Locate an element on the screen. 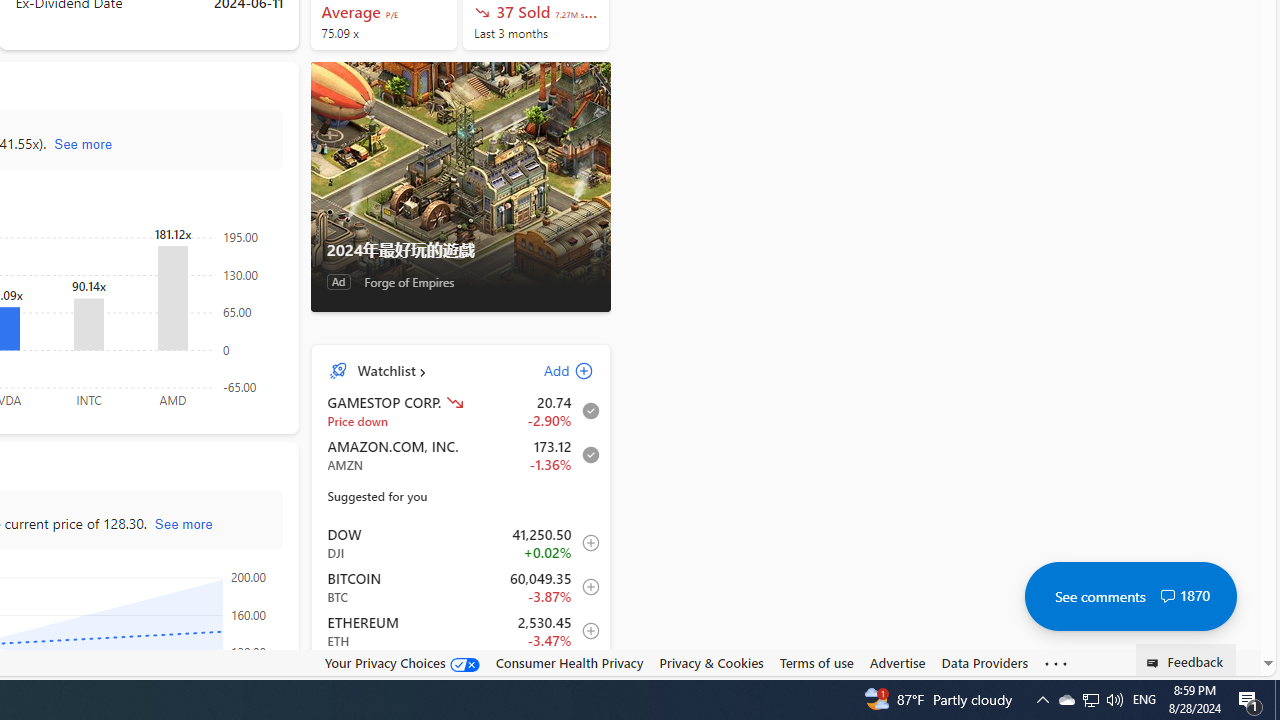  'Add to Watchlist' is located at coordinates (584, 675).